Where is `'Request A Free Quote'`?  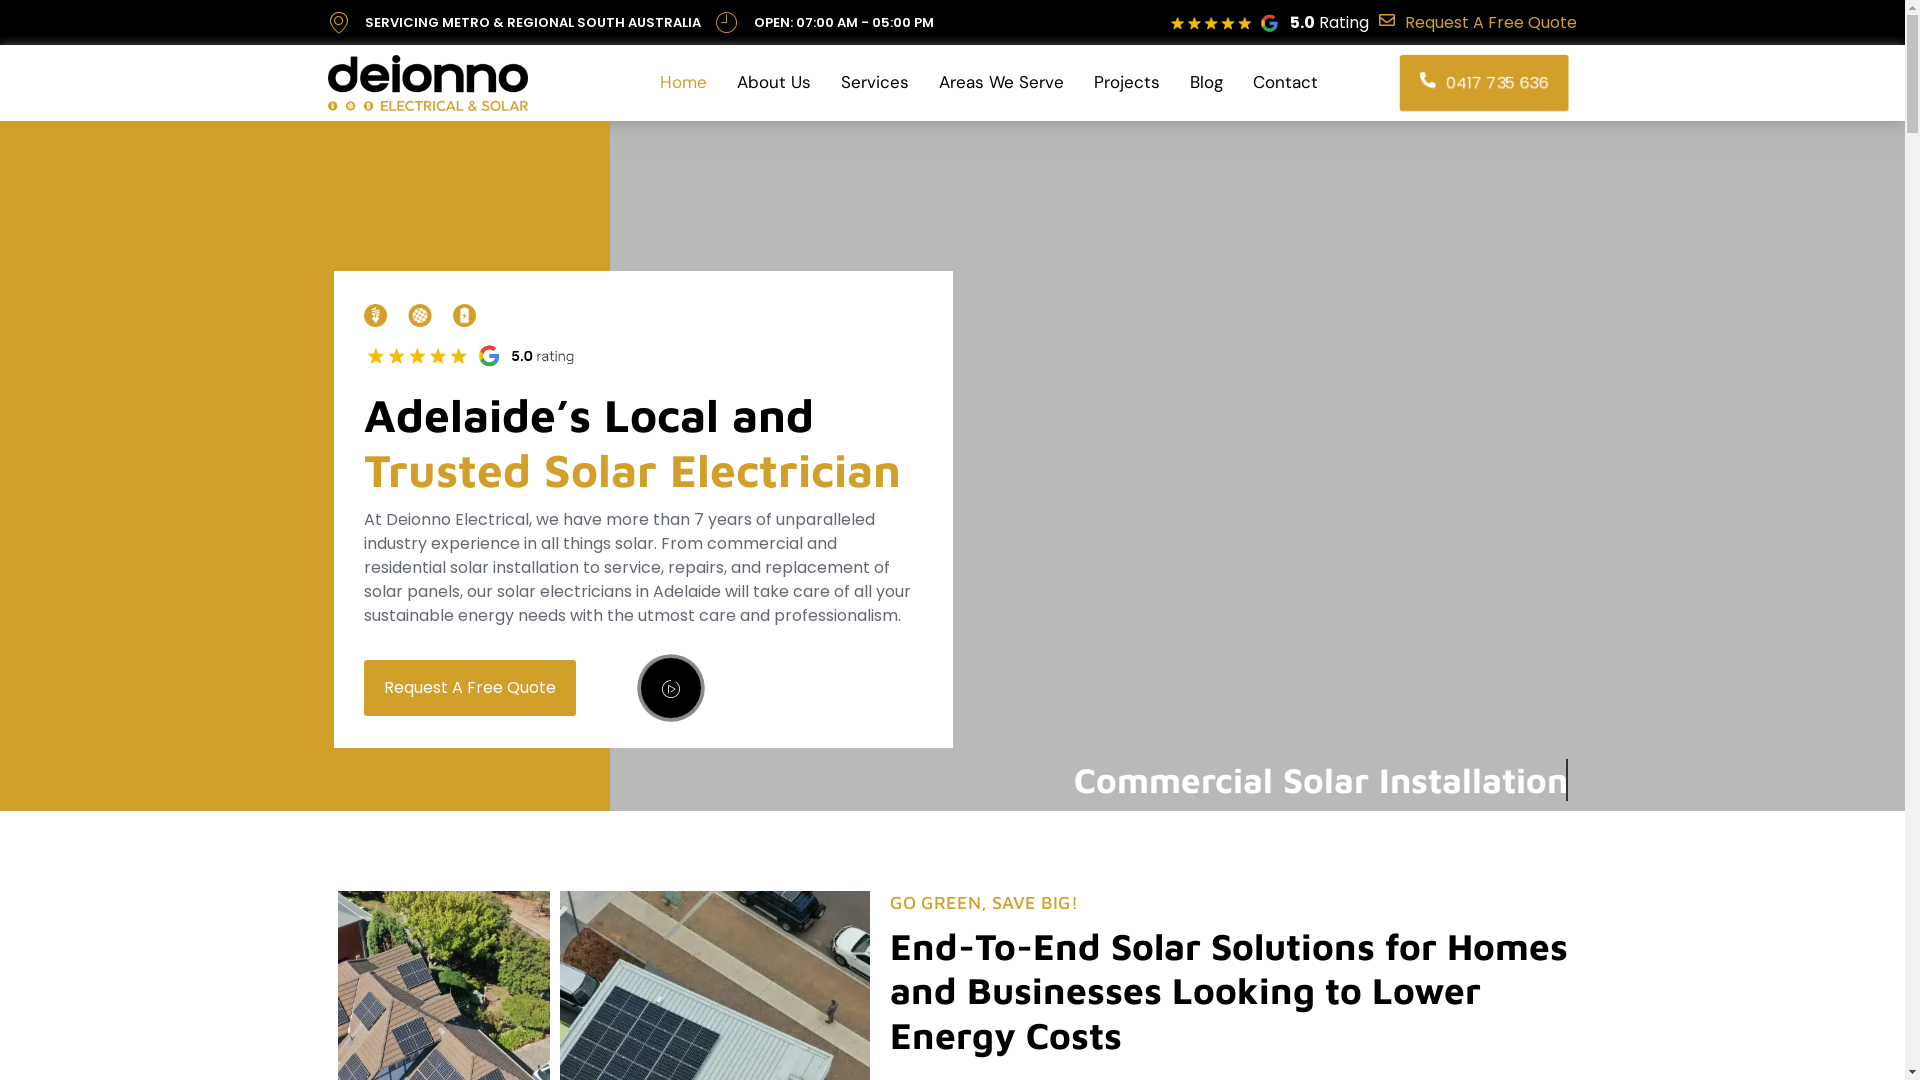
'Request A Free Quote' is located at coordinates (1478, 23).